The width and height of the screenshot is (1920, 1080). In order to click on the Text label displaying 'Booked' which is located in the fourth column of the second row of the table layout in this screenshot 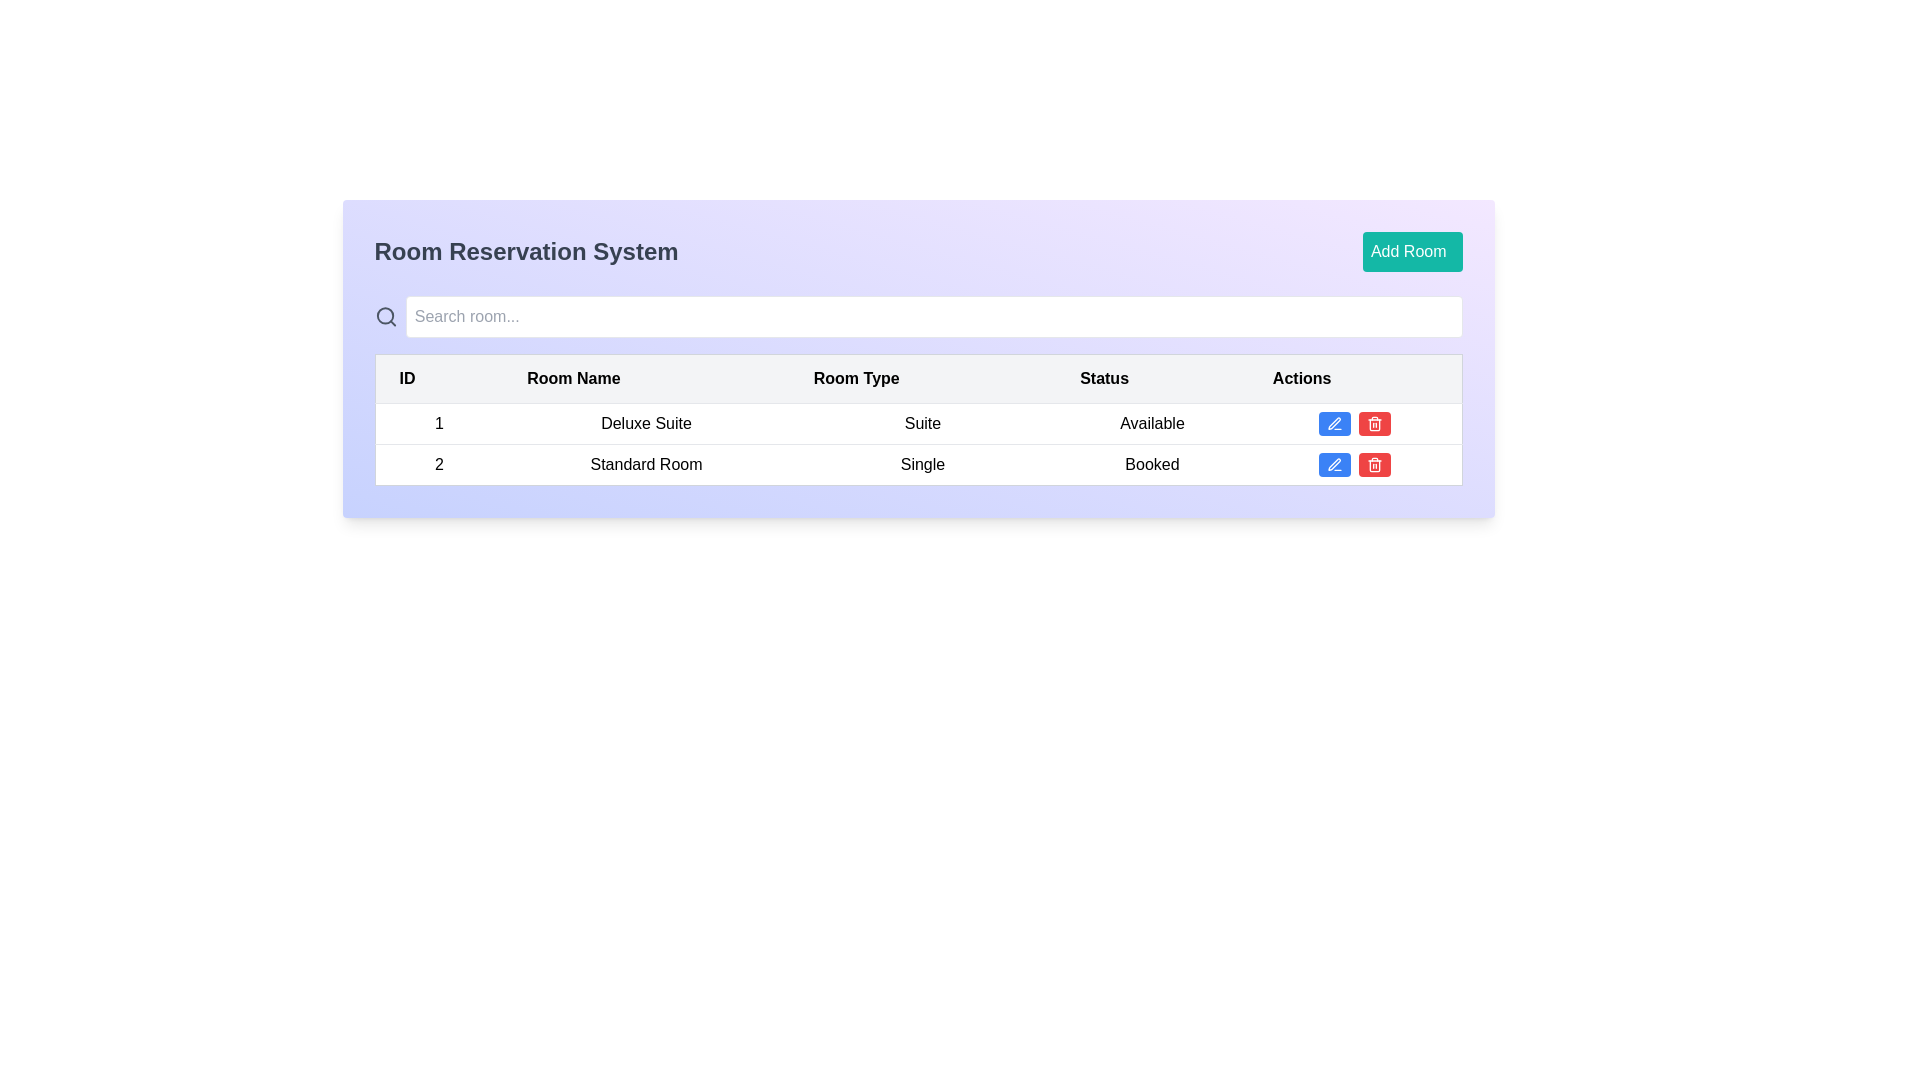, I will do `click(1152, 465)`.